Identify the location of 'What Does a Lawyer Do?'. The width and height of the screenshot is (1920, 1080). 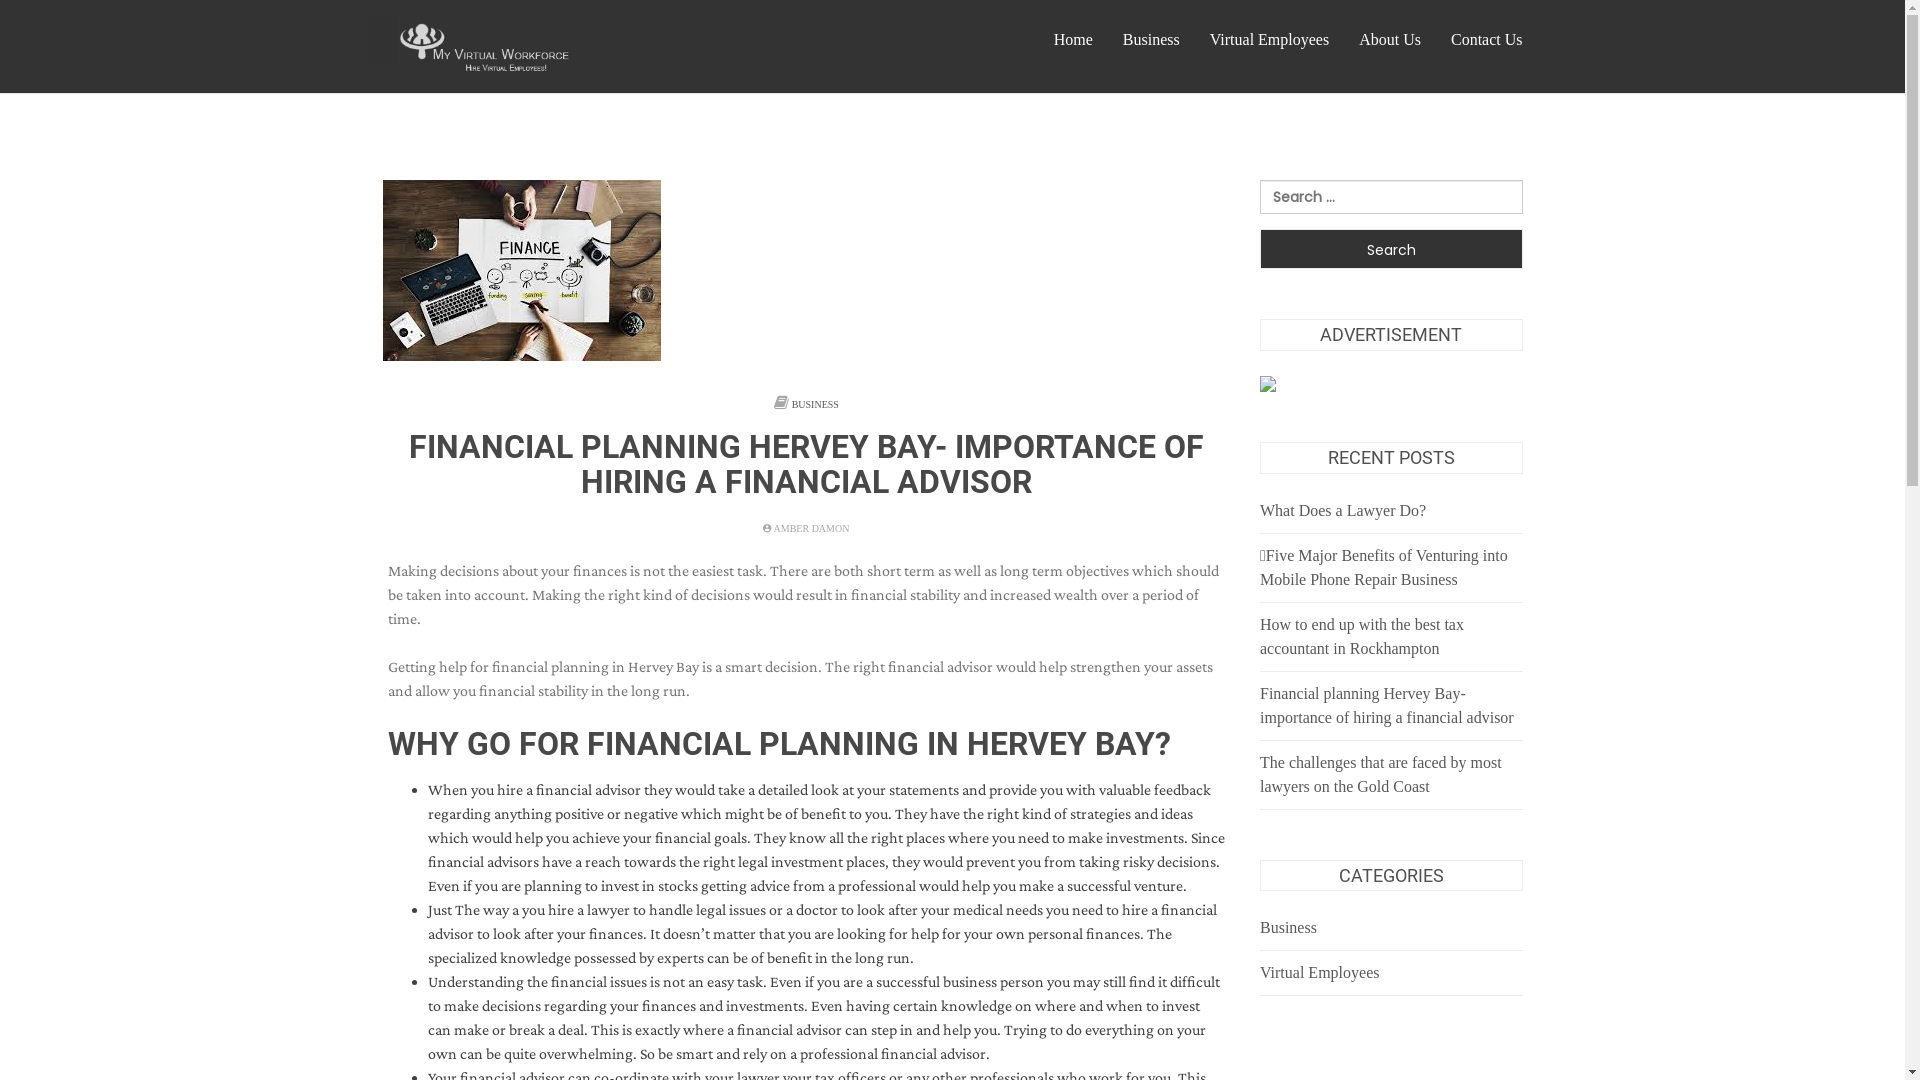
(1258, 509).